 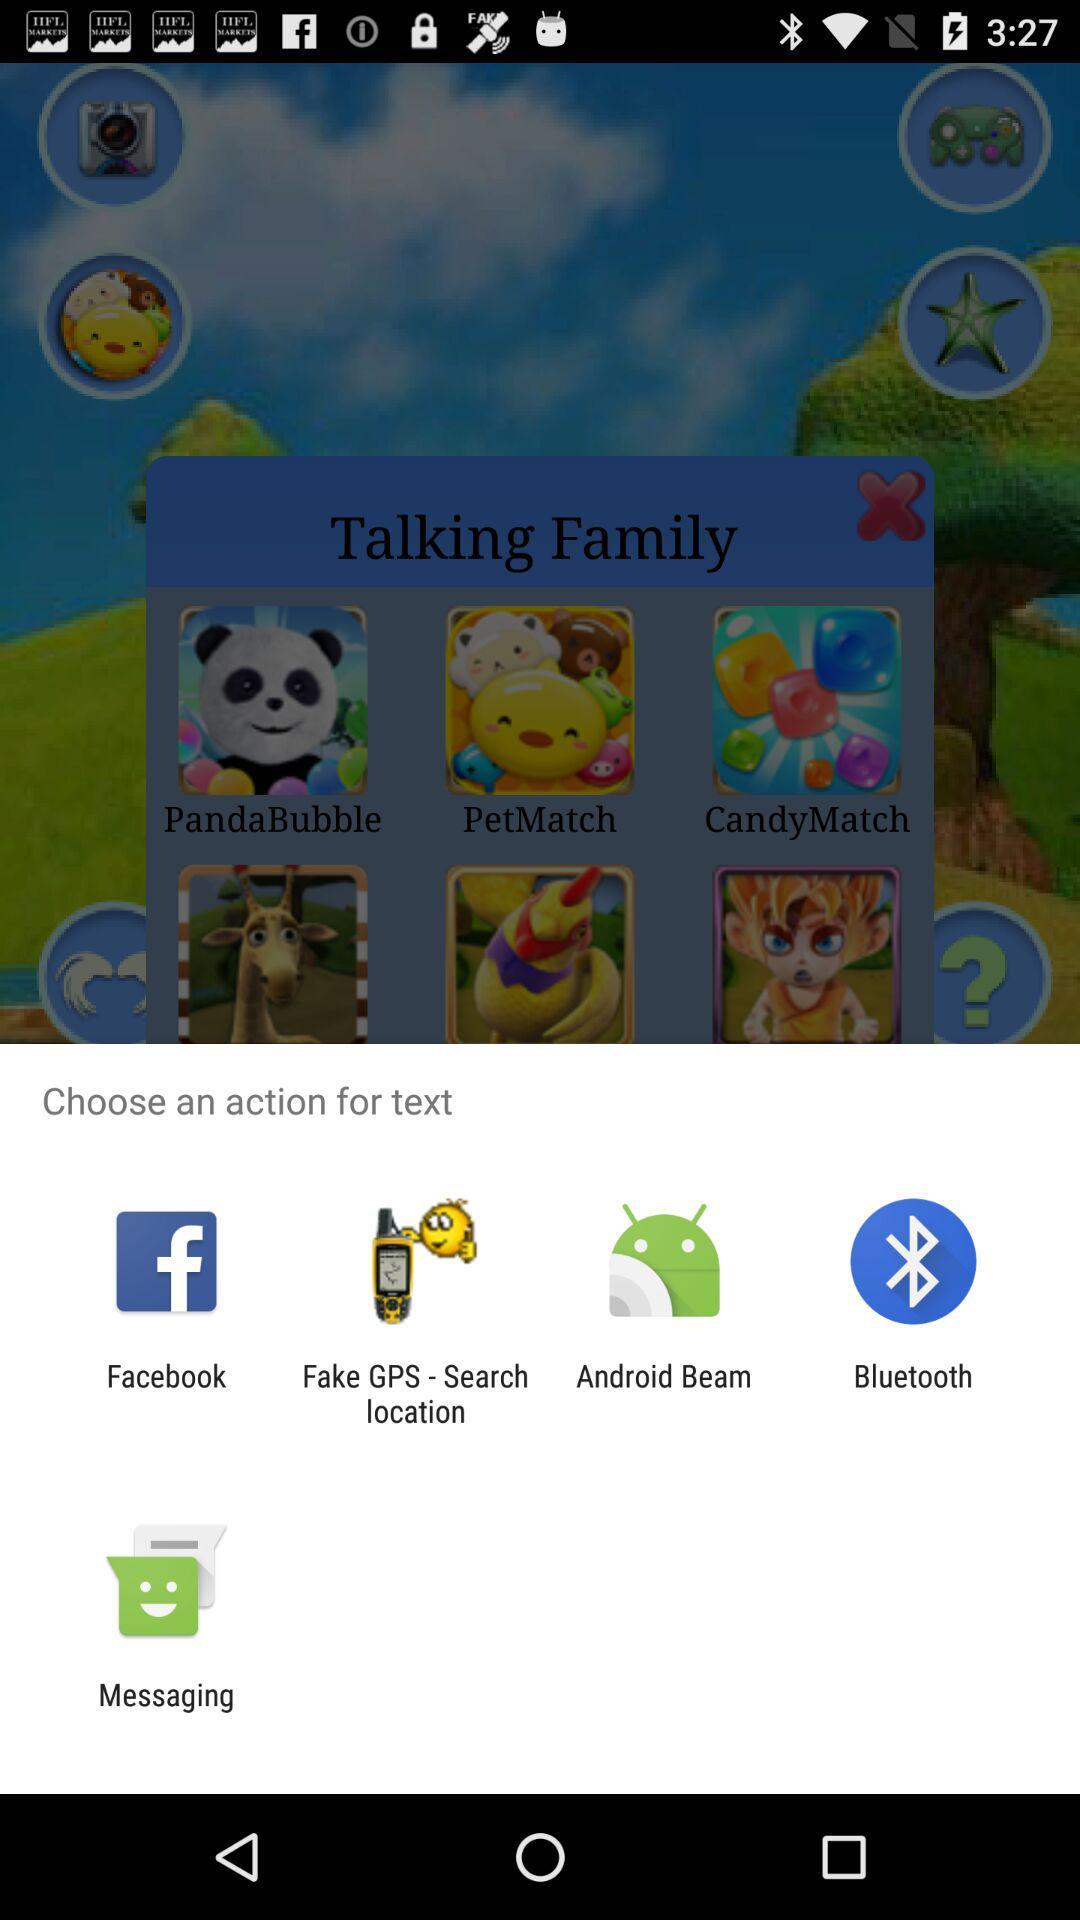 I want to click on app next to facebook app, so click(x=414, y=1392).